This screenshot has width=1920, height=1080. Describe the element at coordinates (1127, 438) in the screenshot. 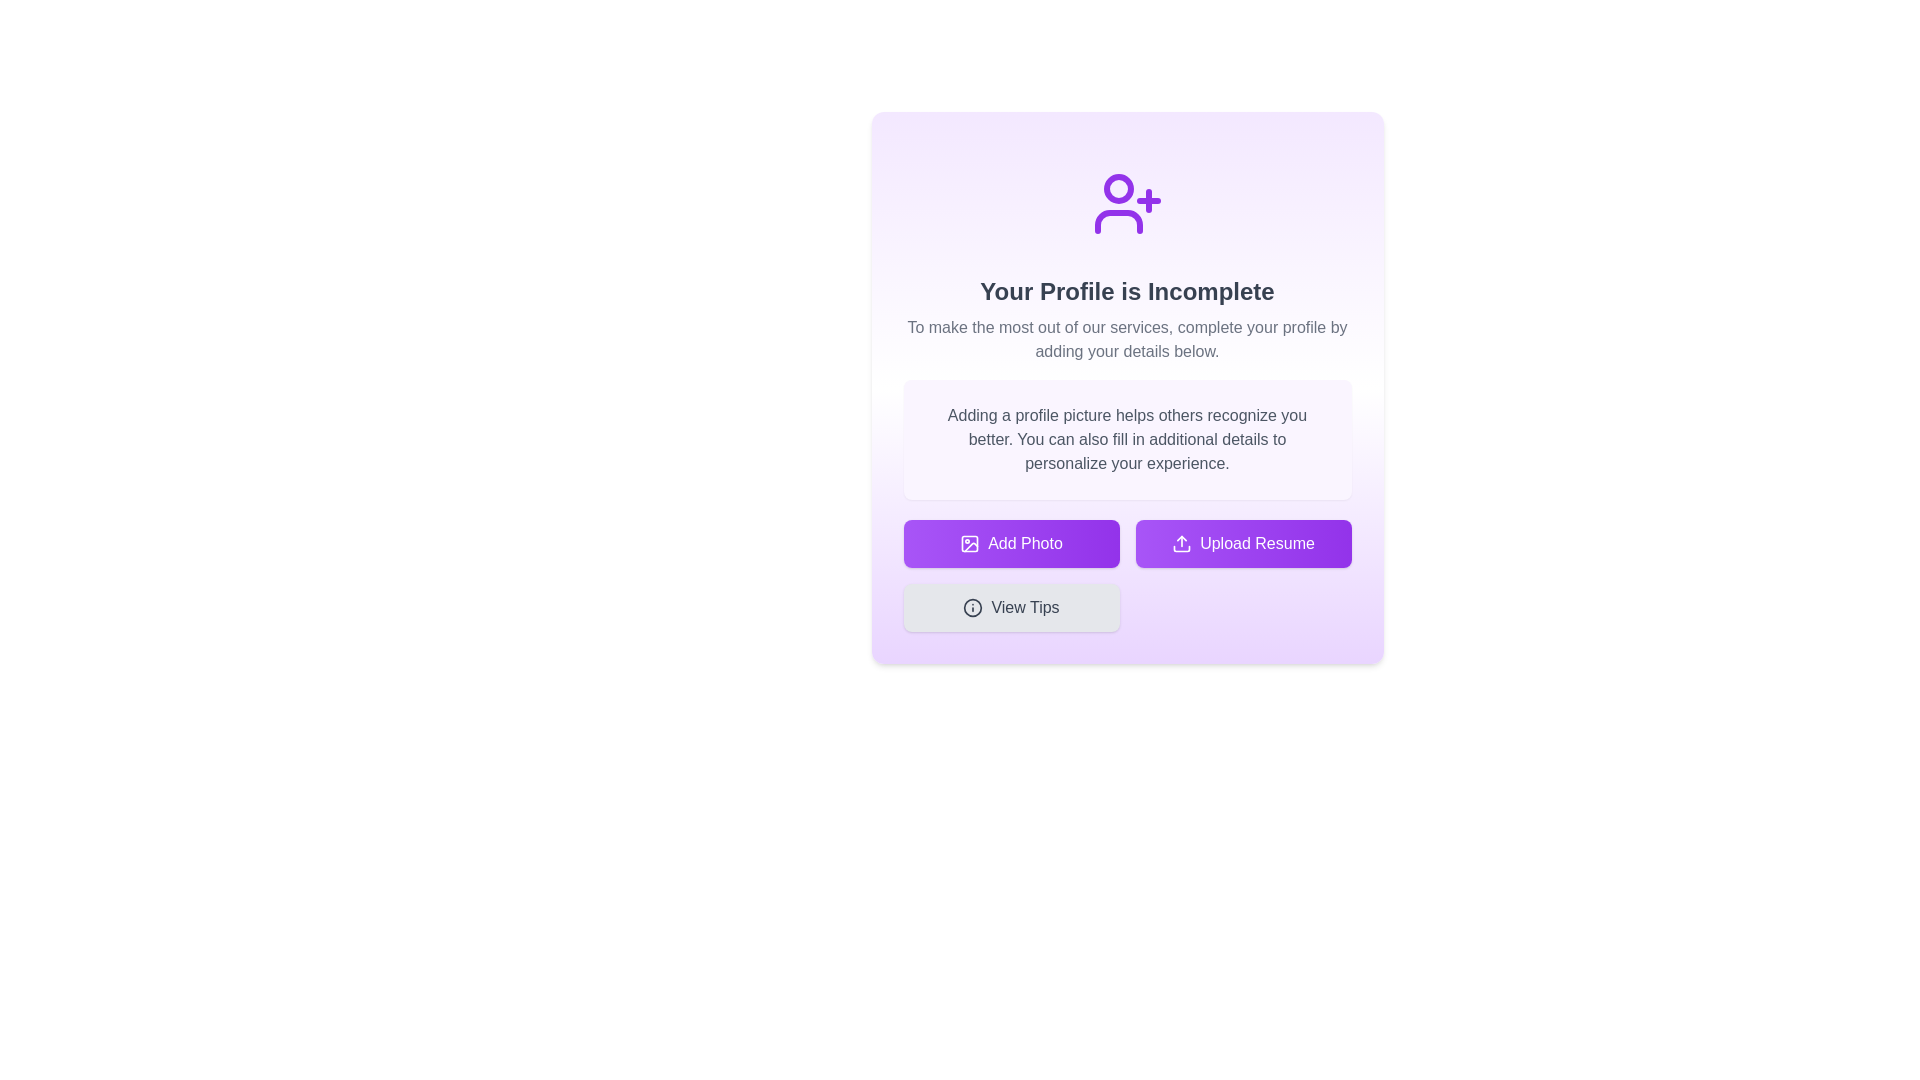

I see `the informational text block with a light purple background that provides guidance about adding a profile picture, located beneath the header 'Your Profile is Incomplete'` at that location.